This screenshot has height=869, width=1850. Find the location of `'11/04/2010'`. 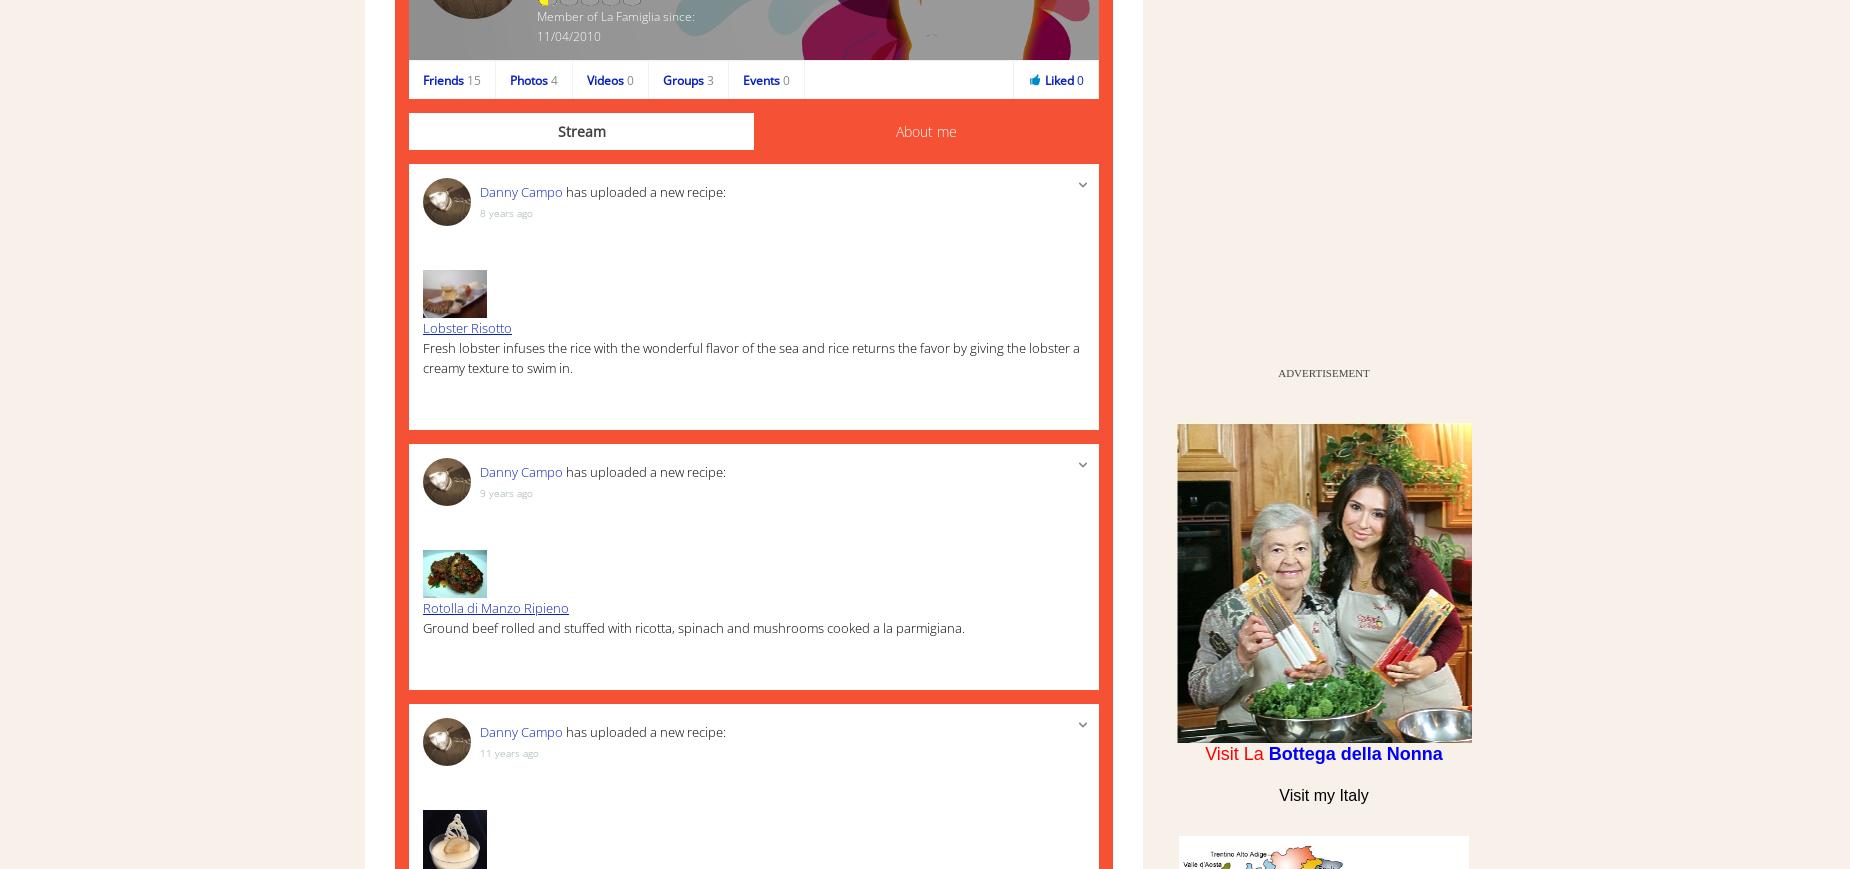

'11/04/2010' is located at coordinates (569, 34).